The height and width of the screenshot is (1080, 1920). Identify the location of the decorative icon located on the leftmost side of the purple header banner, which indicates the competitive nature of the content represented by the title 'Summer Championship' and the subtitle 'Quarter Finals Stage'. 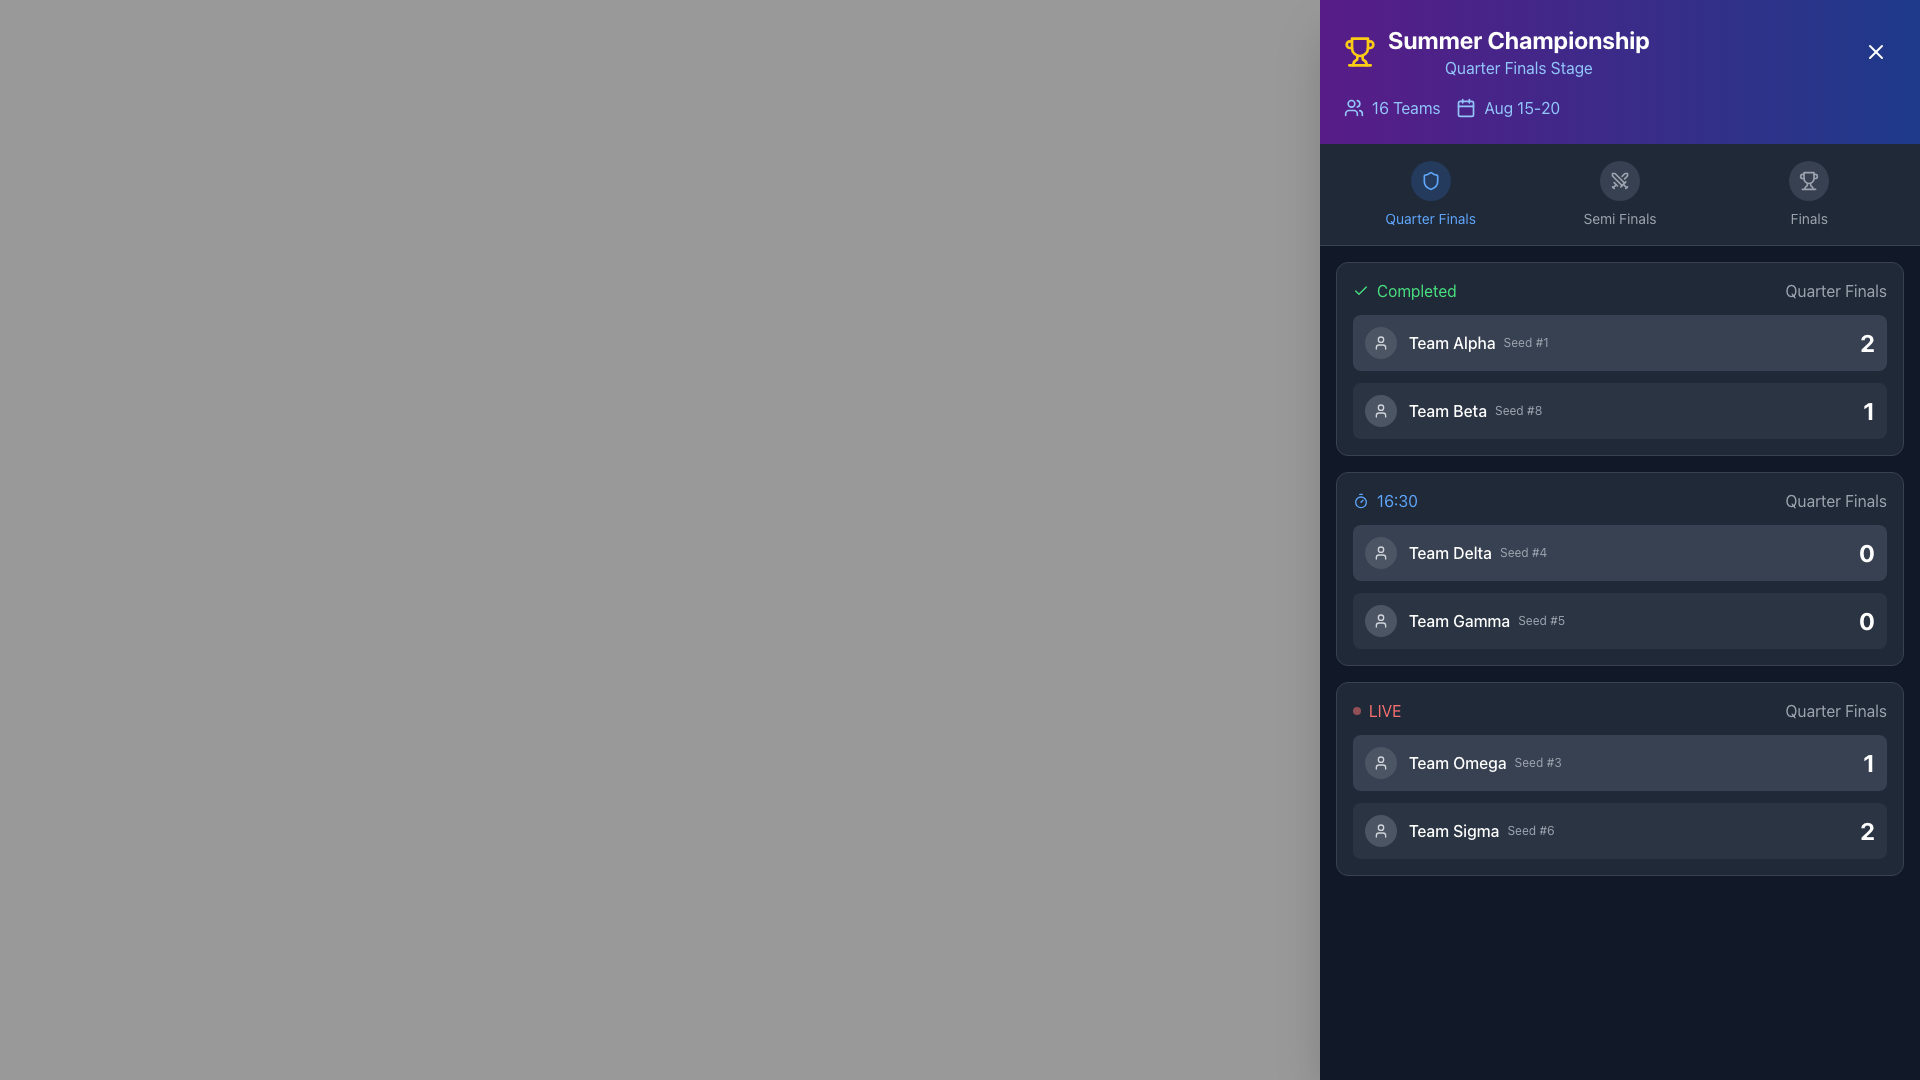
(1359, 50).